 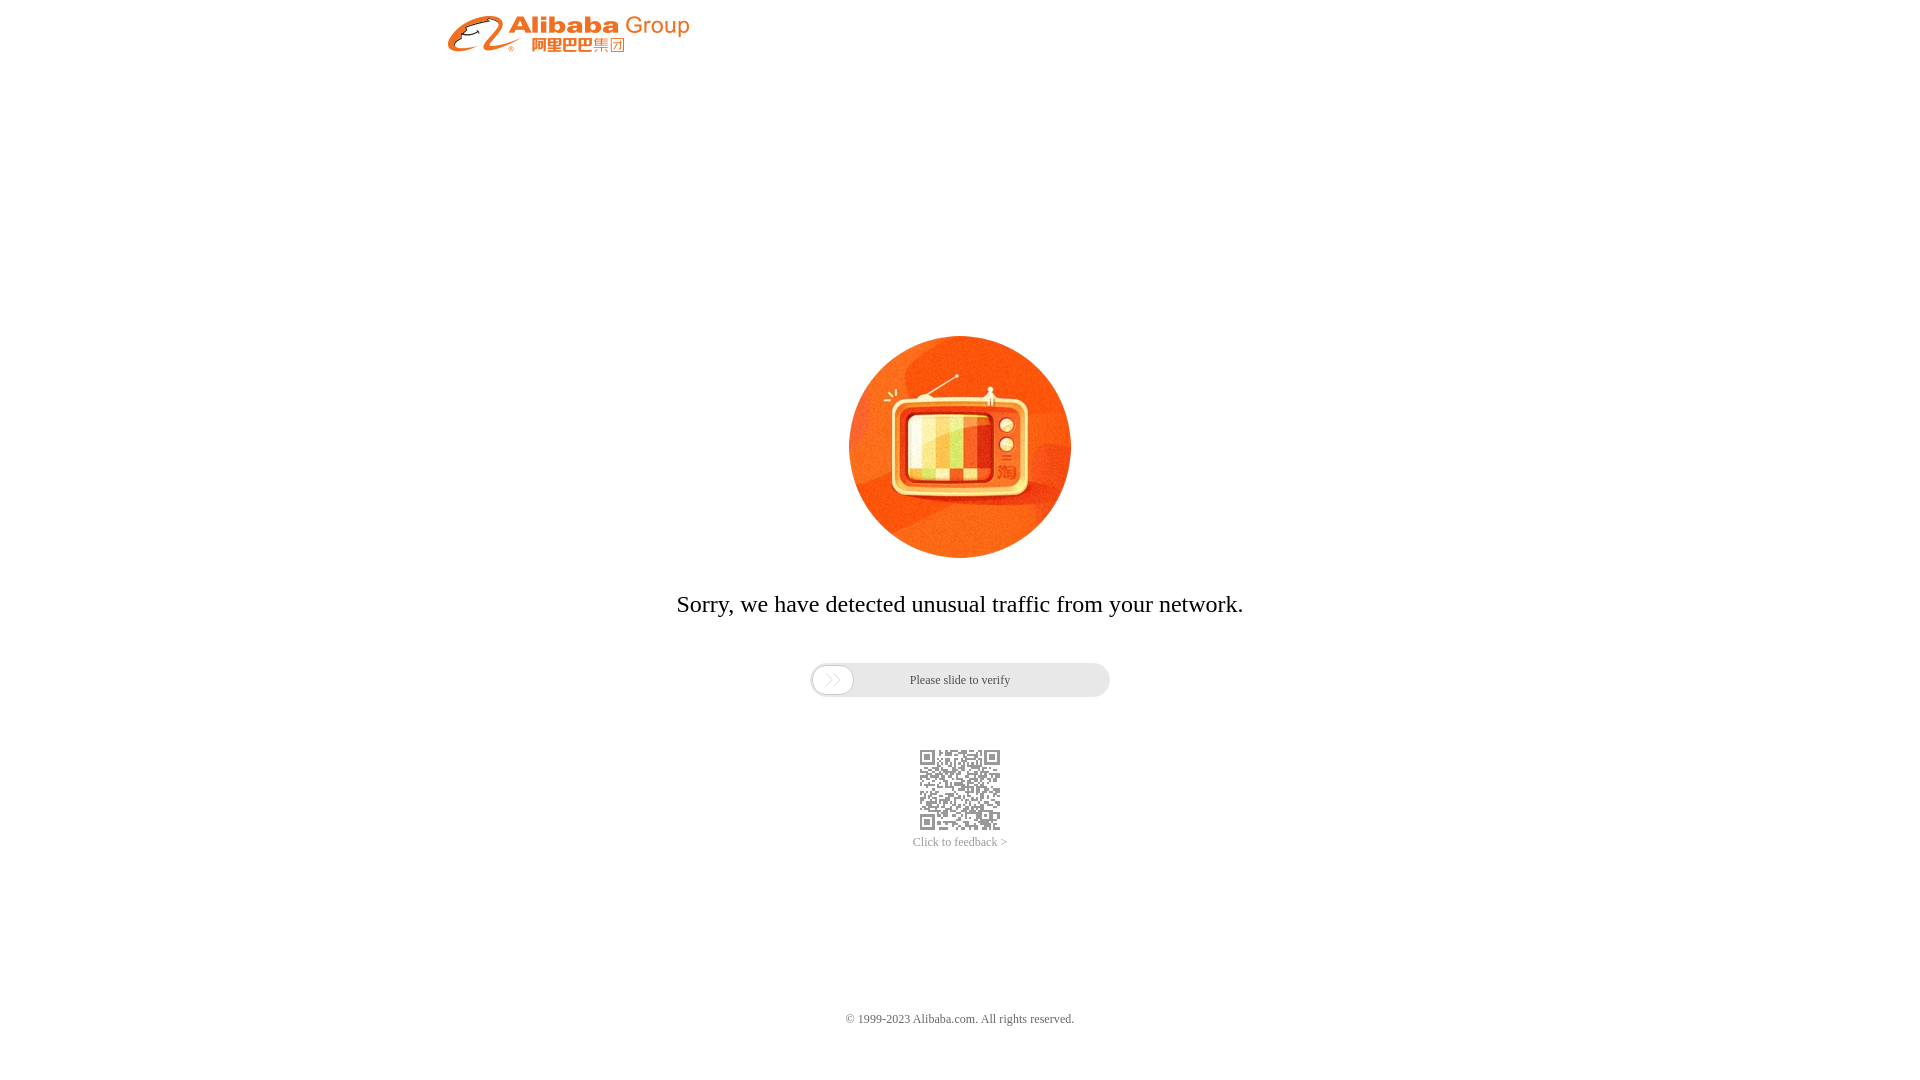 I want to click on 'Click to feedback >', so click(x=960, y=842).